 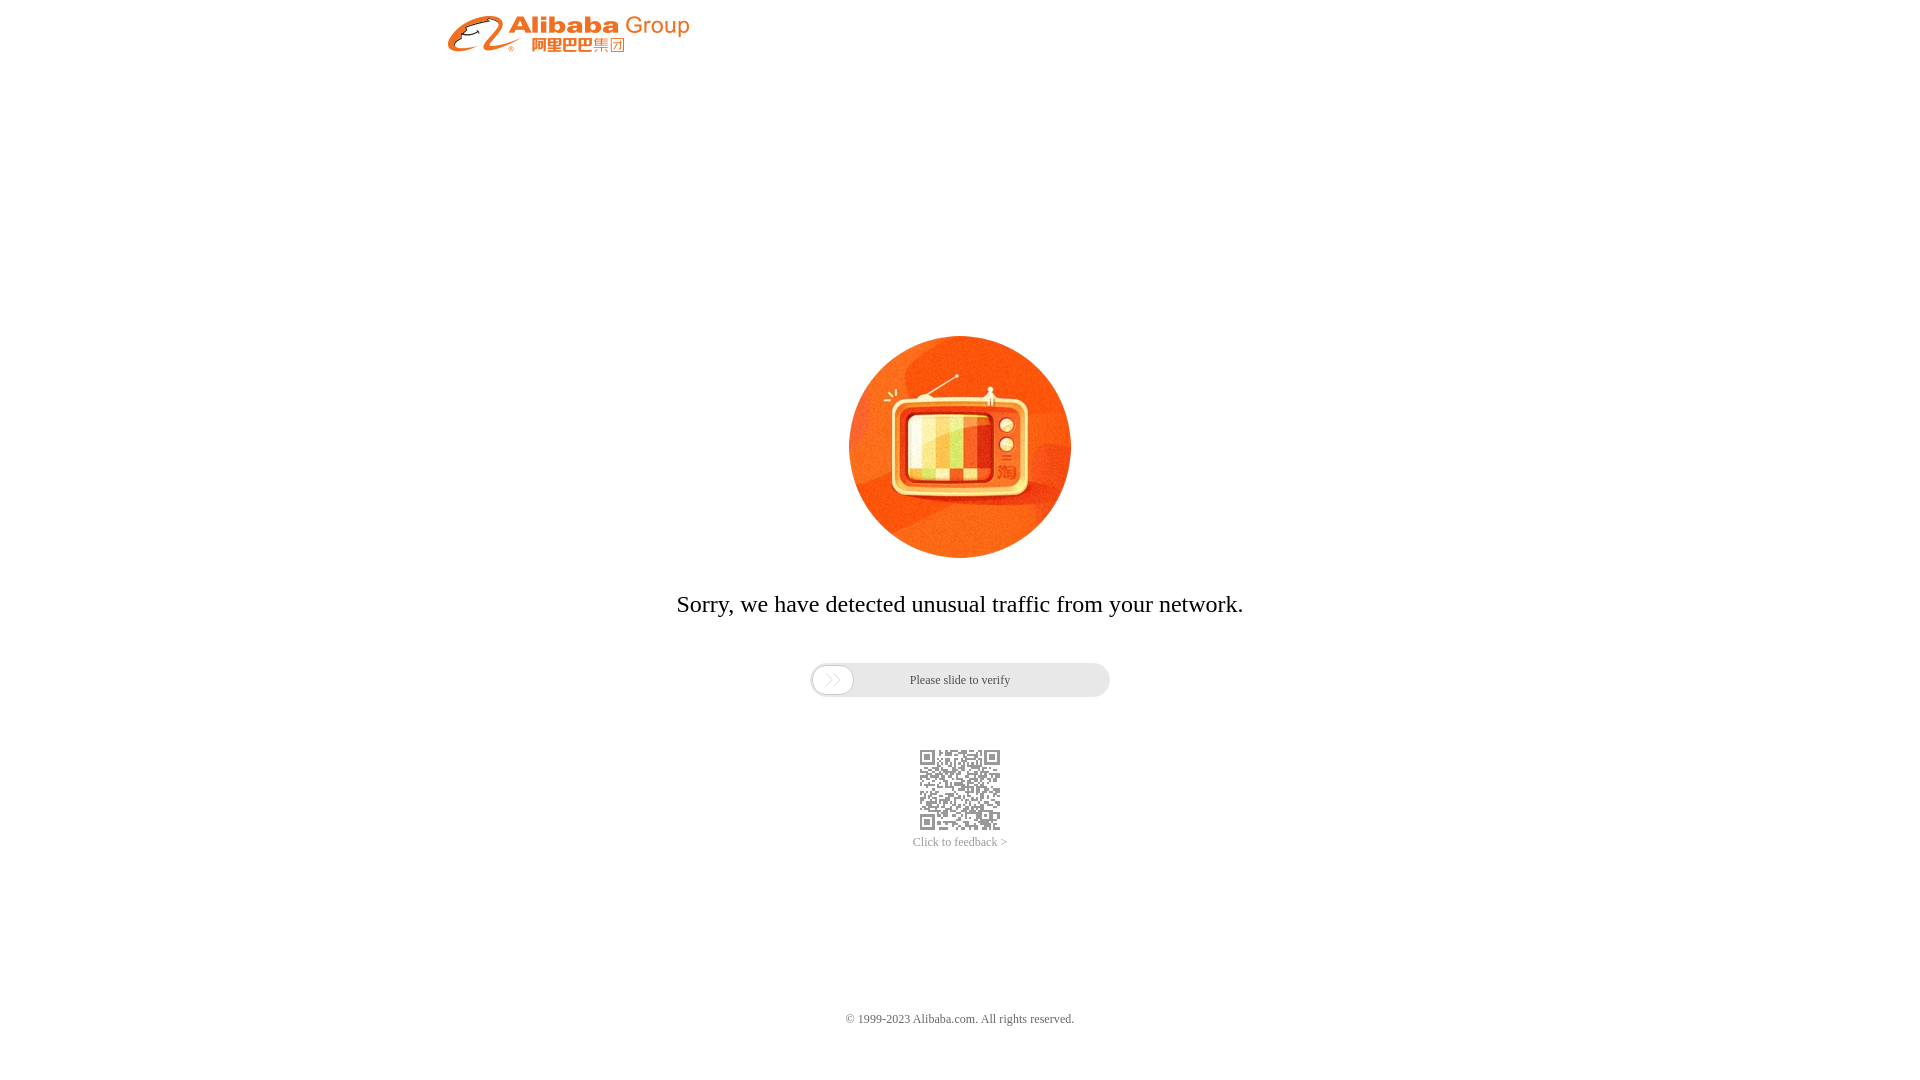 I want to click on 'Click to feedback >', so click(x=960, y=842).